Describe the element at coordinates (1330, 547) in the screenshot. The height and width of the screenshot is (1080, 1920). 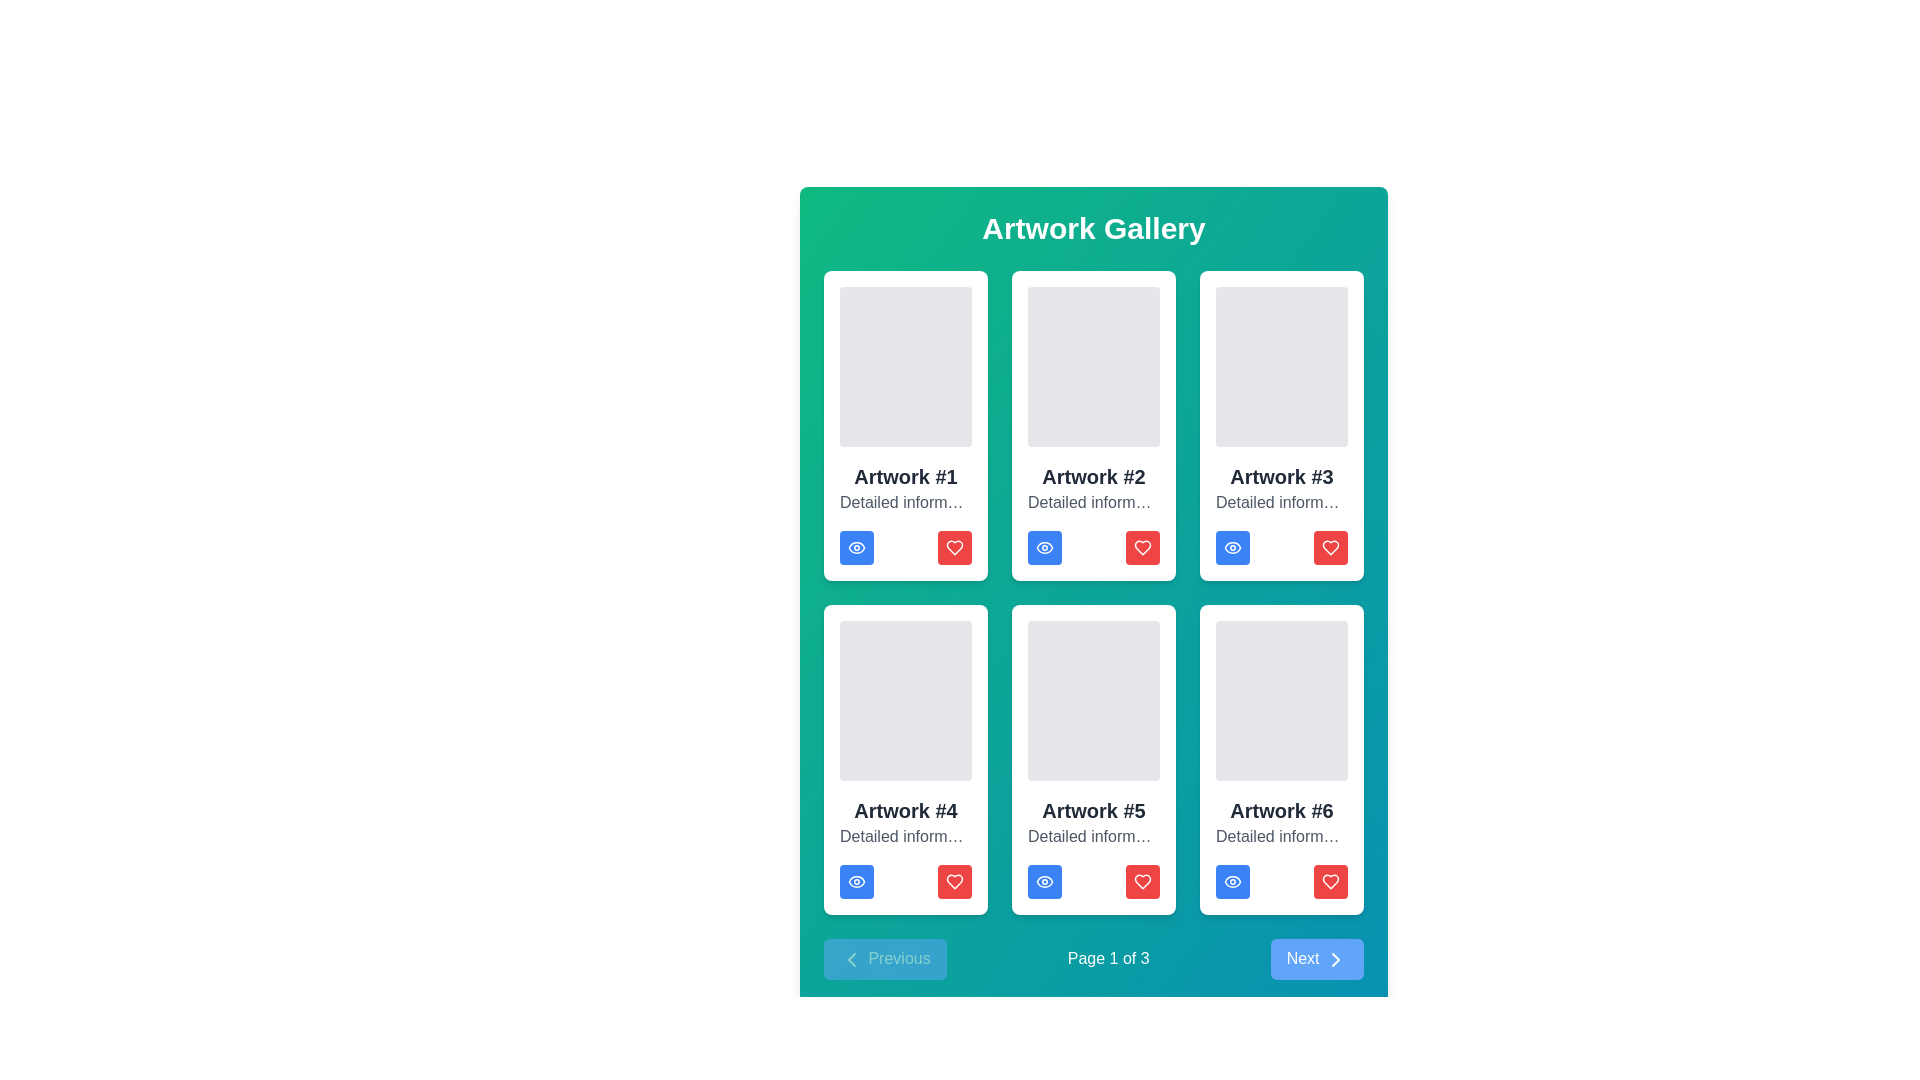
I see `the favorite button icon located in the bottom-right corner of the 'Artwork #3' card` at that location.